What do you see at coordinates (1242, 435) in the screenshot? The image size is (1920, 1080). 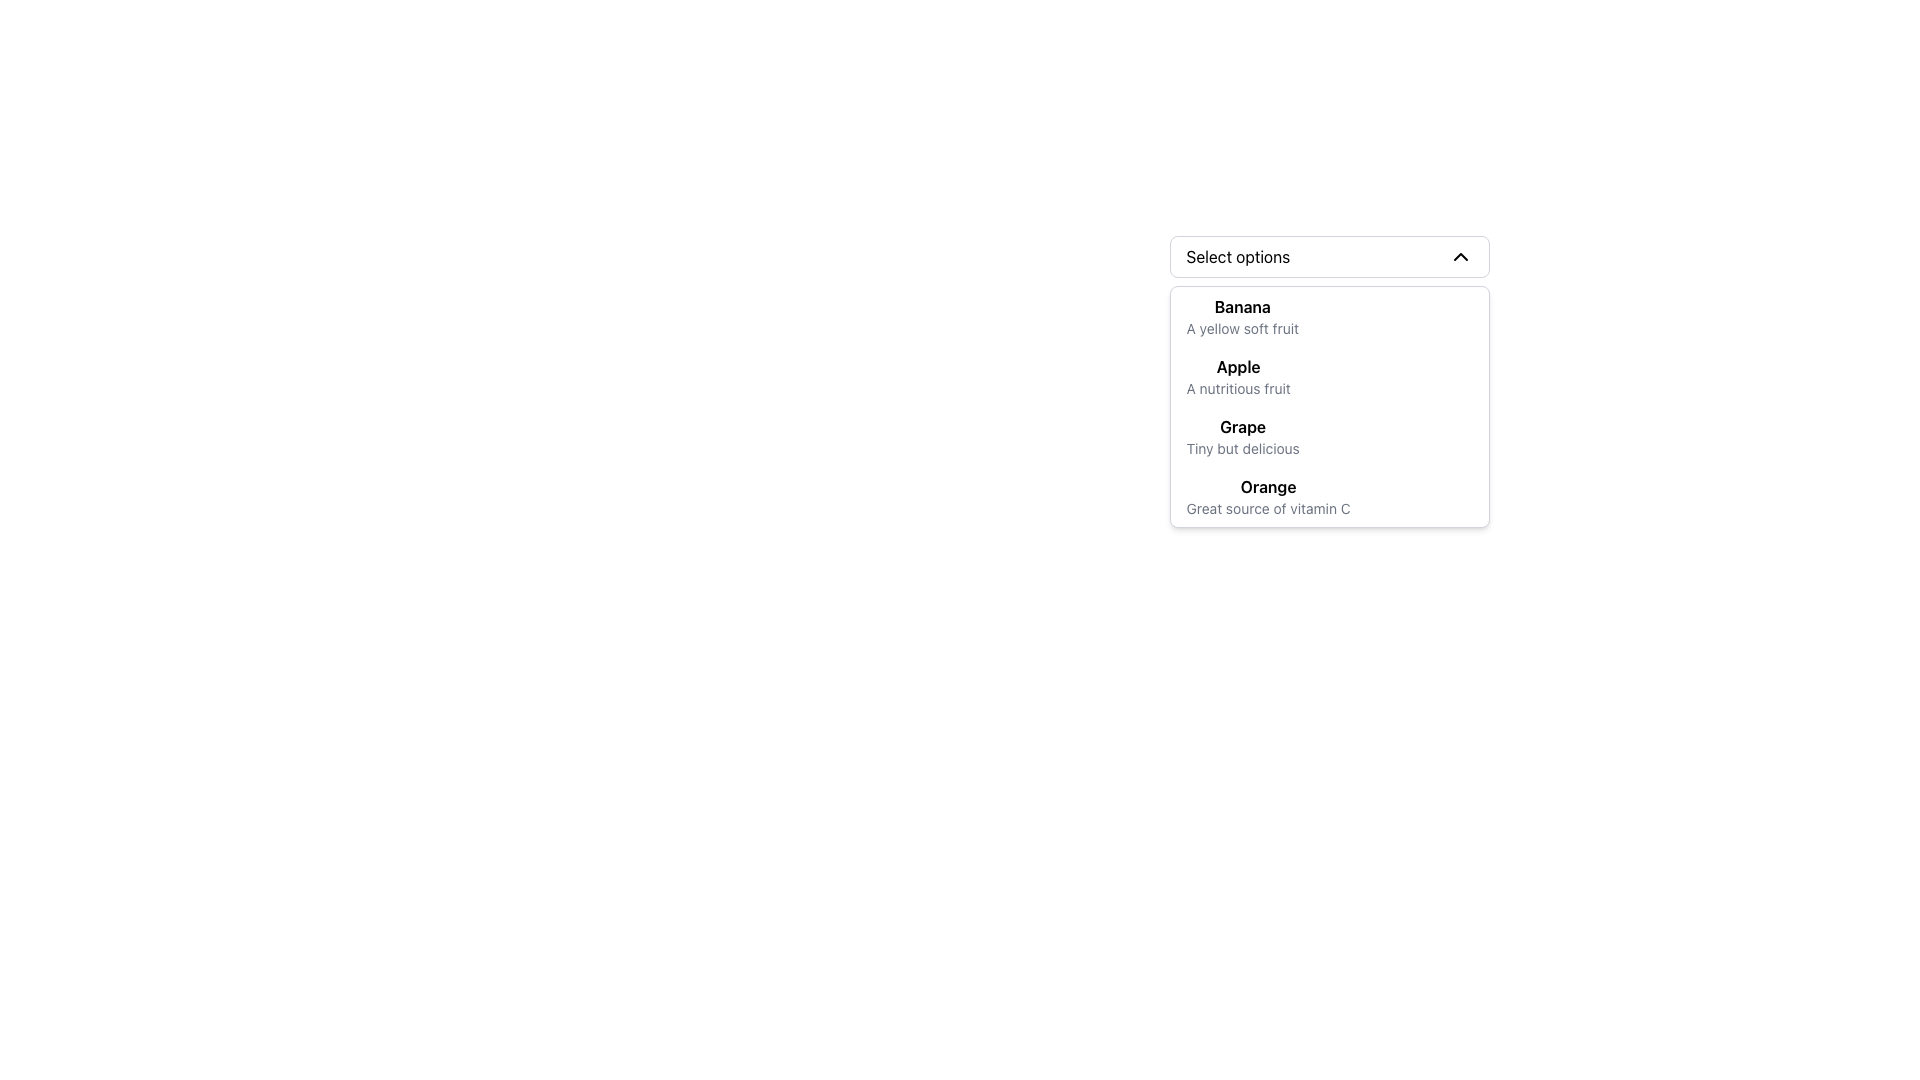 I see `the 'Grape' selection option in the dropdown menu, which is positioned between 'Apple' and 'Orange'` at bounding box center [1242, 435].